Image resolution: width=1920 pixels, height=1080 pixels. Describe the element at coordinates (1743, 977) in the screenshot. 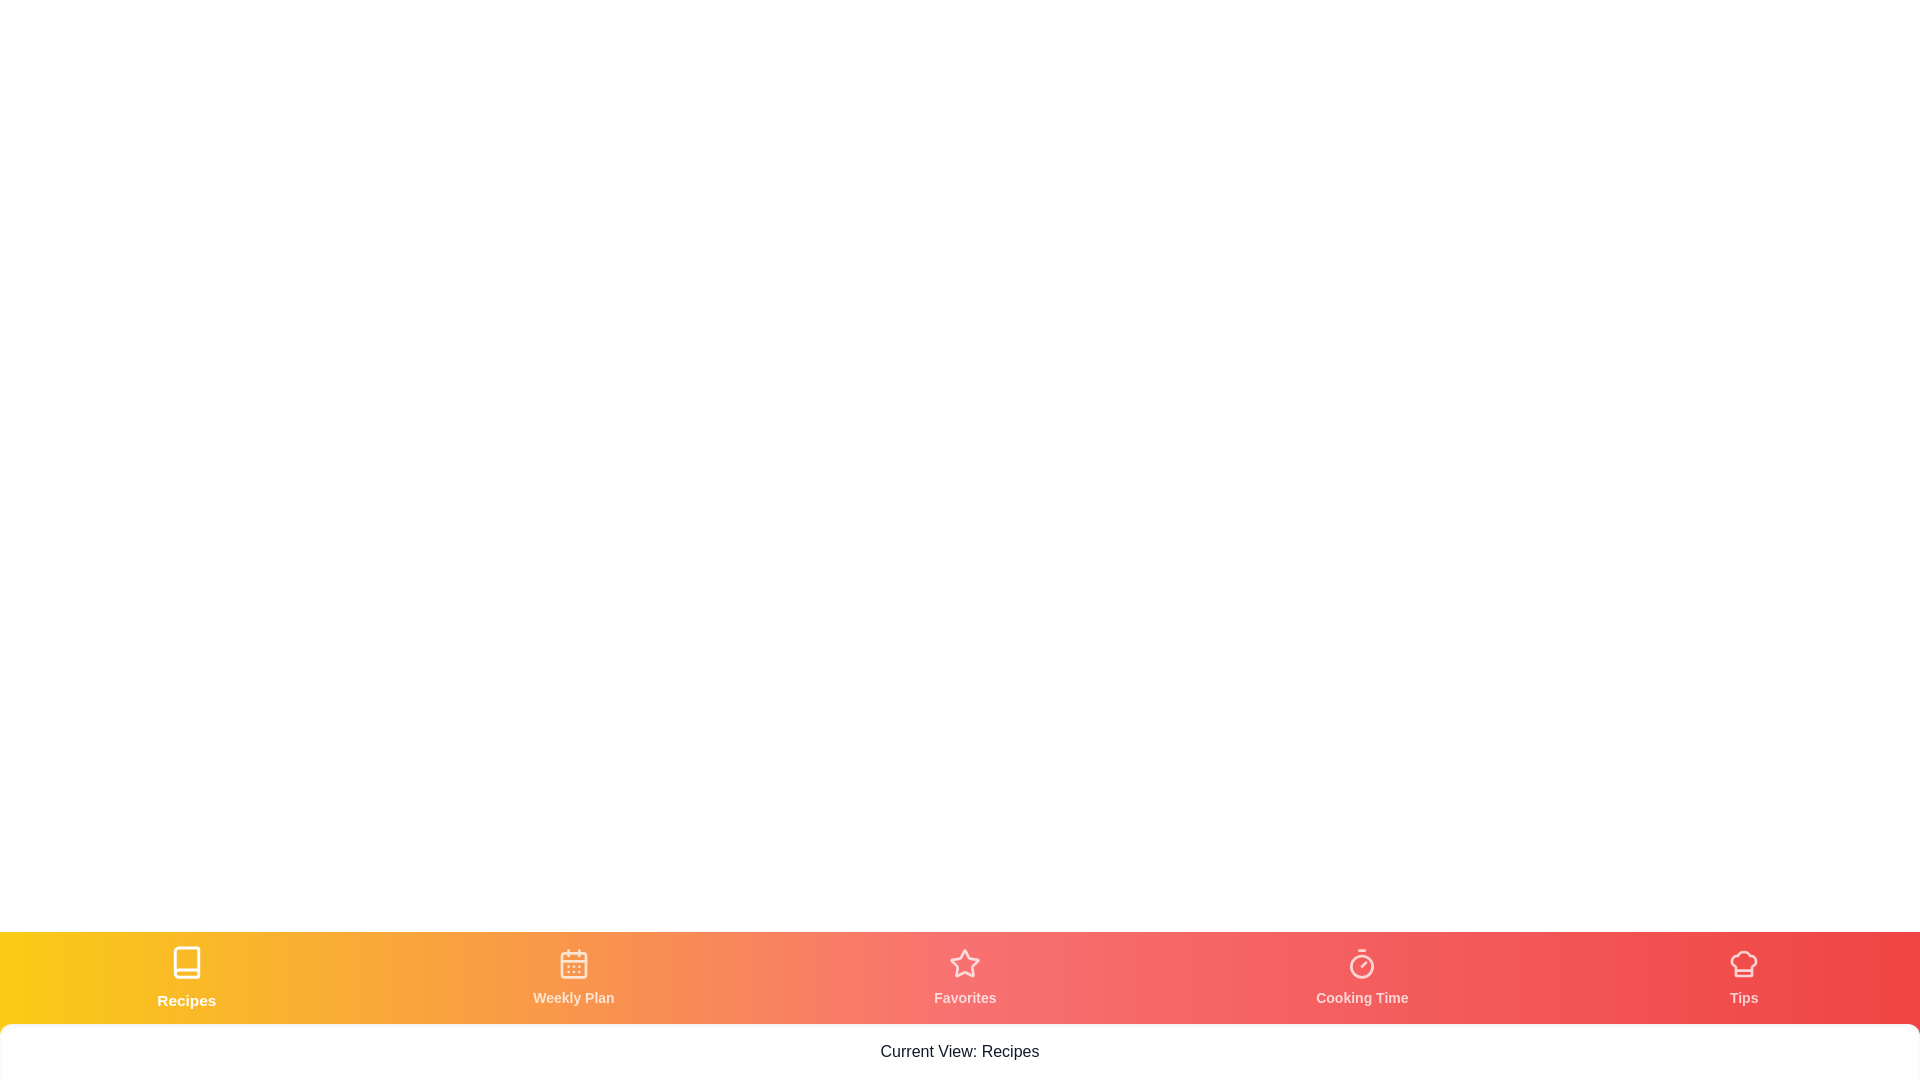

I see `the tab corresponding to Tips by clicking its icon or label` at that location.